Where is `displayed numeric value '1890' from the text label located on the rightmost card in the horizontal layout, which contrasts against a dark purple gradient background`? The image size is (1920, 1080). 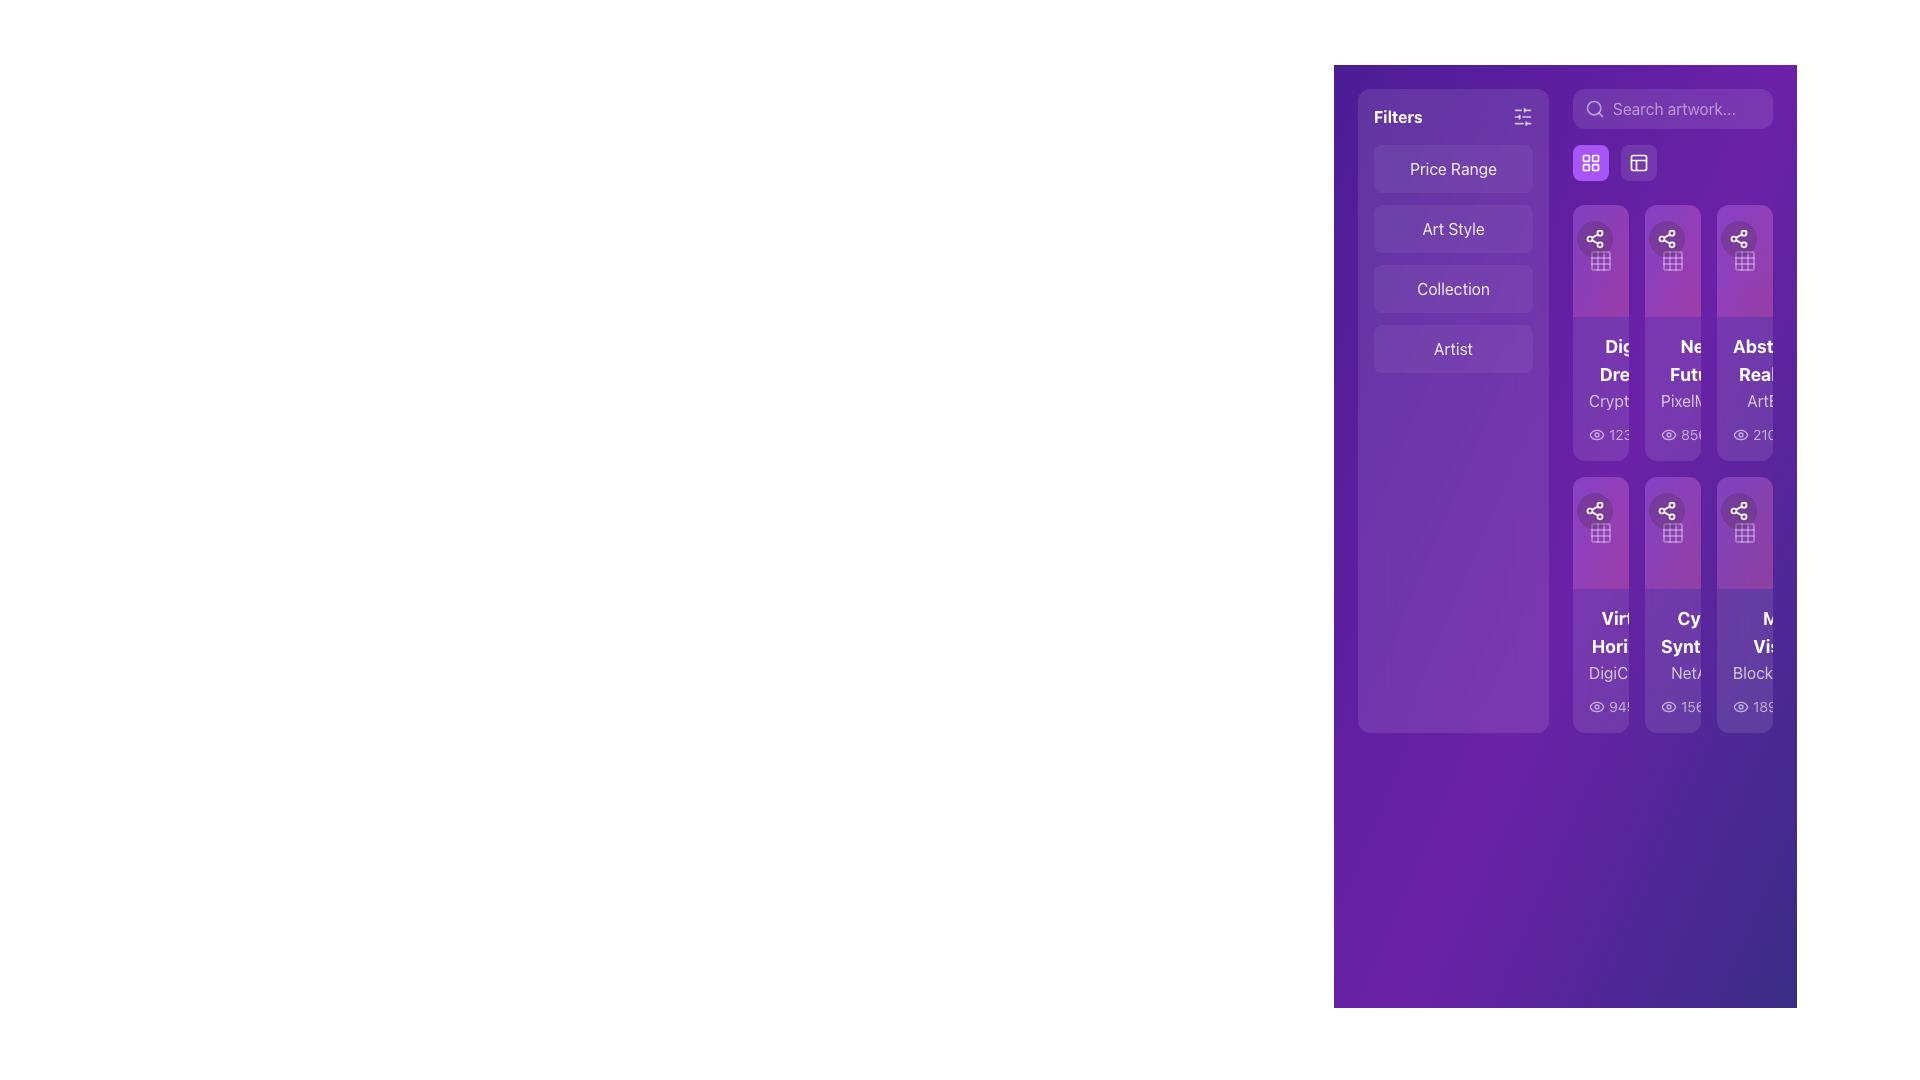
displayed numeric value '1890' from the text label located on the rightmost card in the horizontal layout, which contrasts against a dark purple gradient background is located at coordinates (1769, 705).